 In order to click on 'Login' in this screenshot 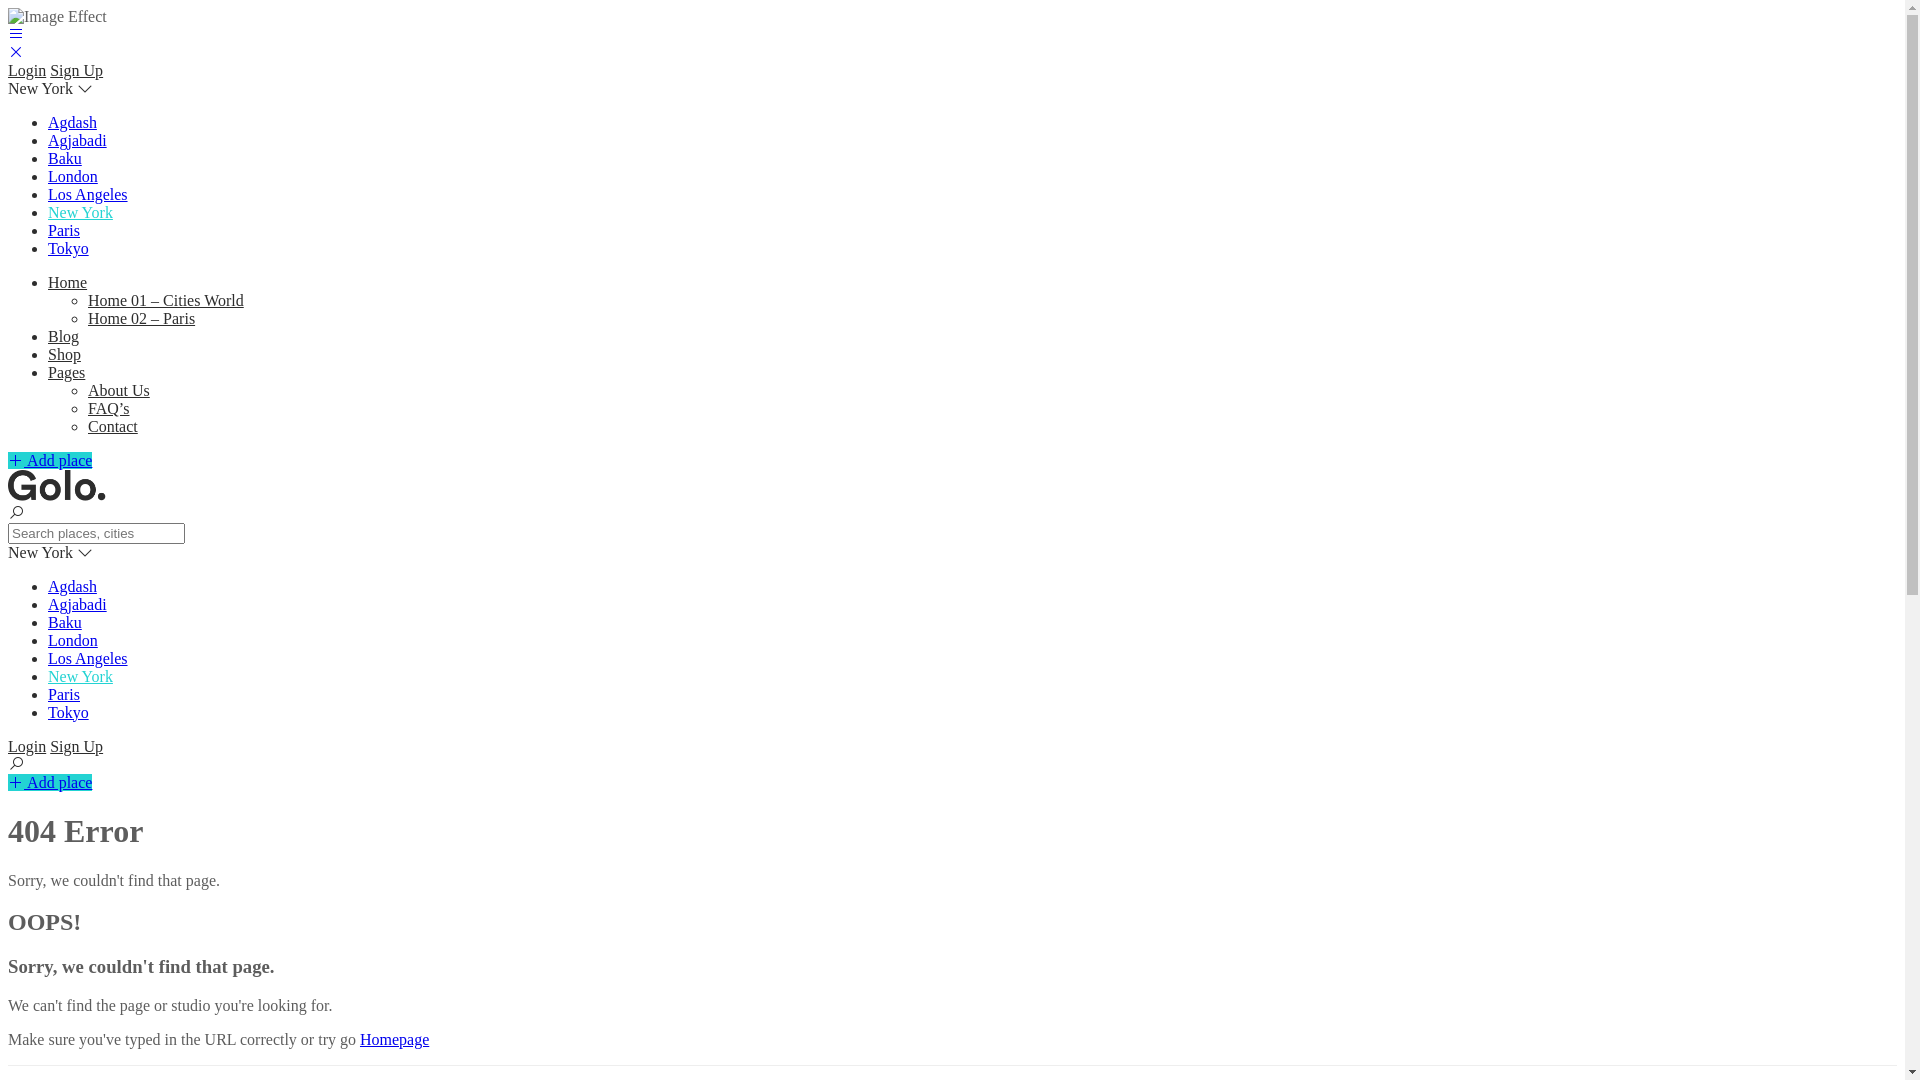, I will do `click(27, 69)`.